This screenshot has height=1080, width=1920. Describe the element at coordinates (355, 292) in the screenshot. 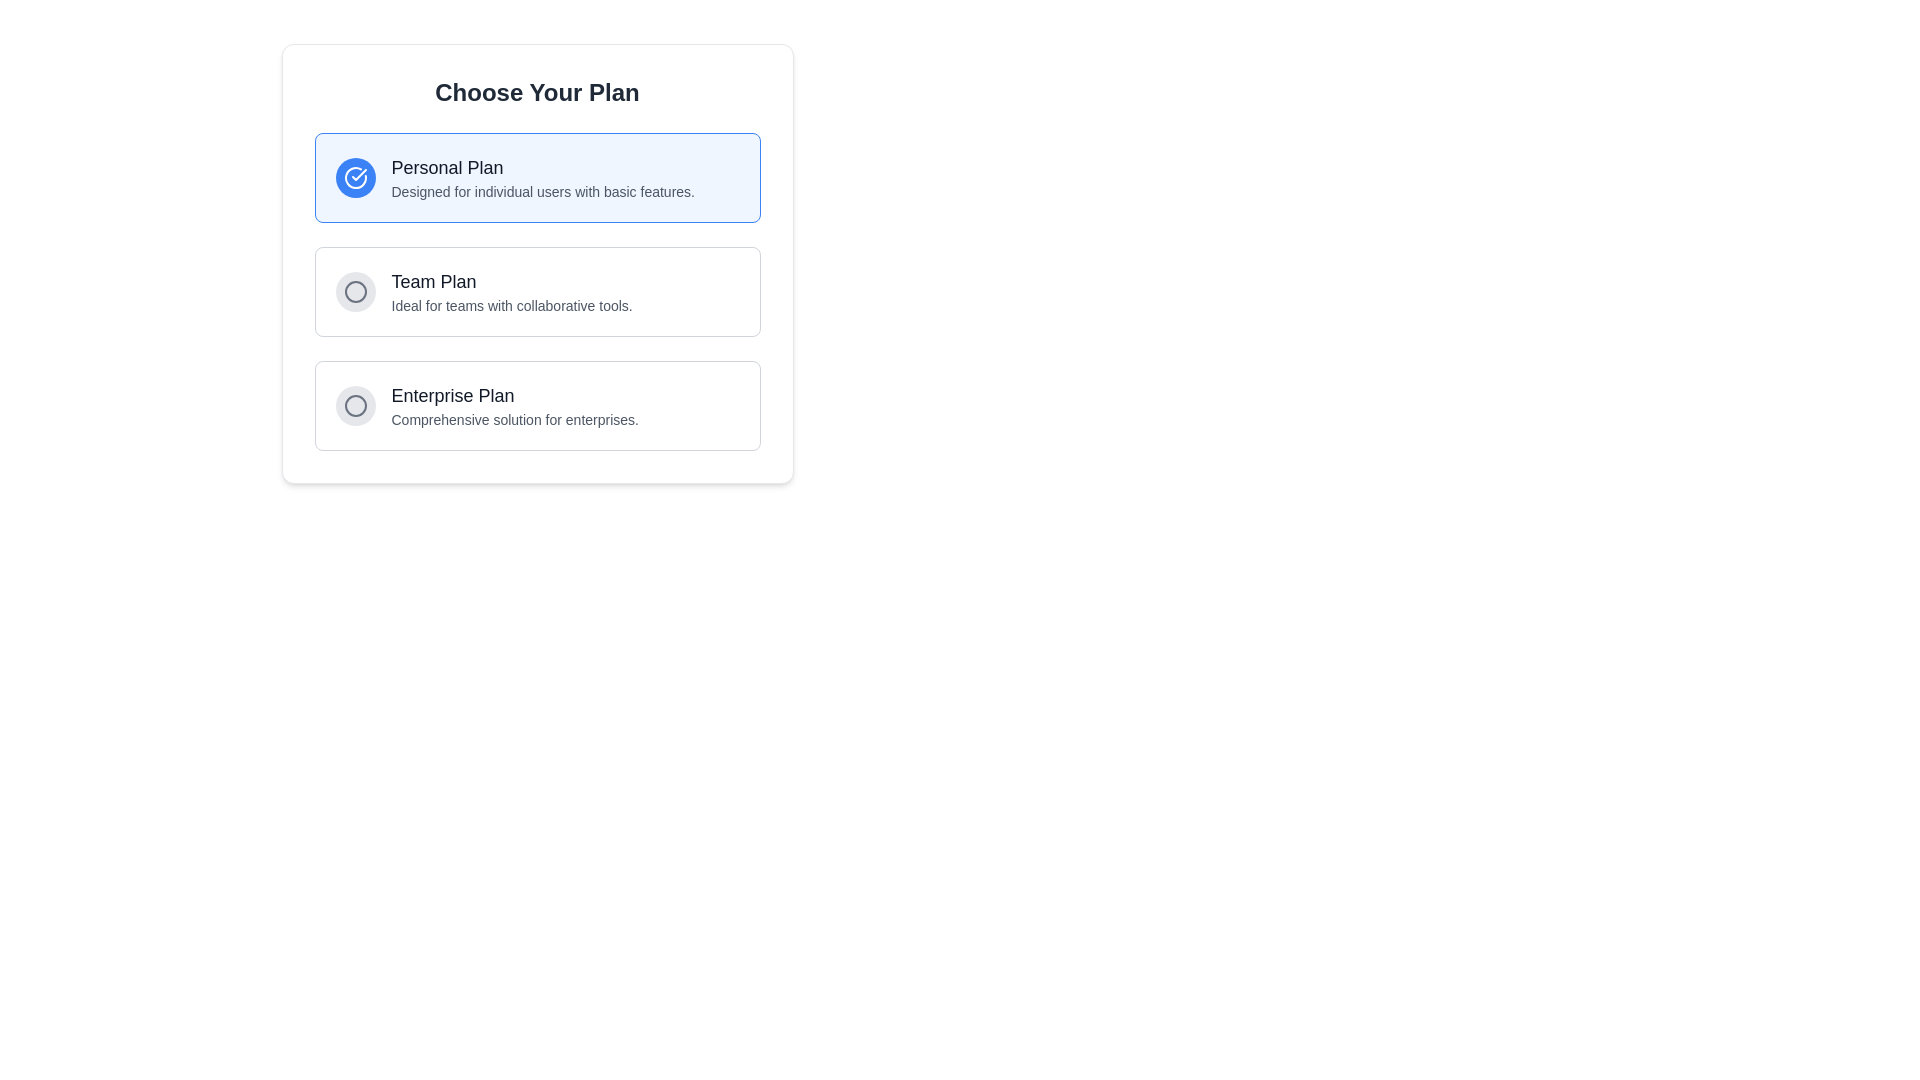

I see `the graphical badge indicating the Team Plan option, centrally positioned within the selection box` at that location.